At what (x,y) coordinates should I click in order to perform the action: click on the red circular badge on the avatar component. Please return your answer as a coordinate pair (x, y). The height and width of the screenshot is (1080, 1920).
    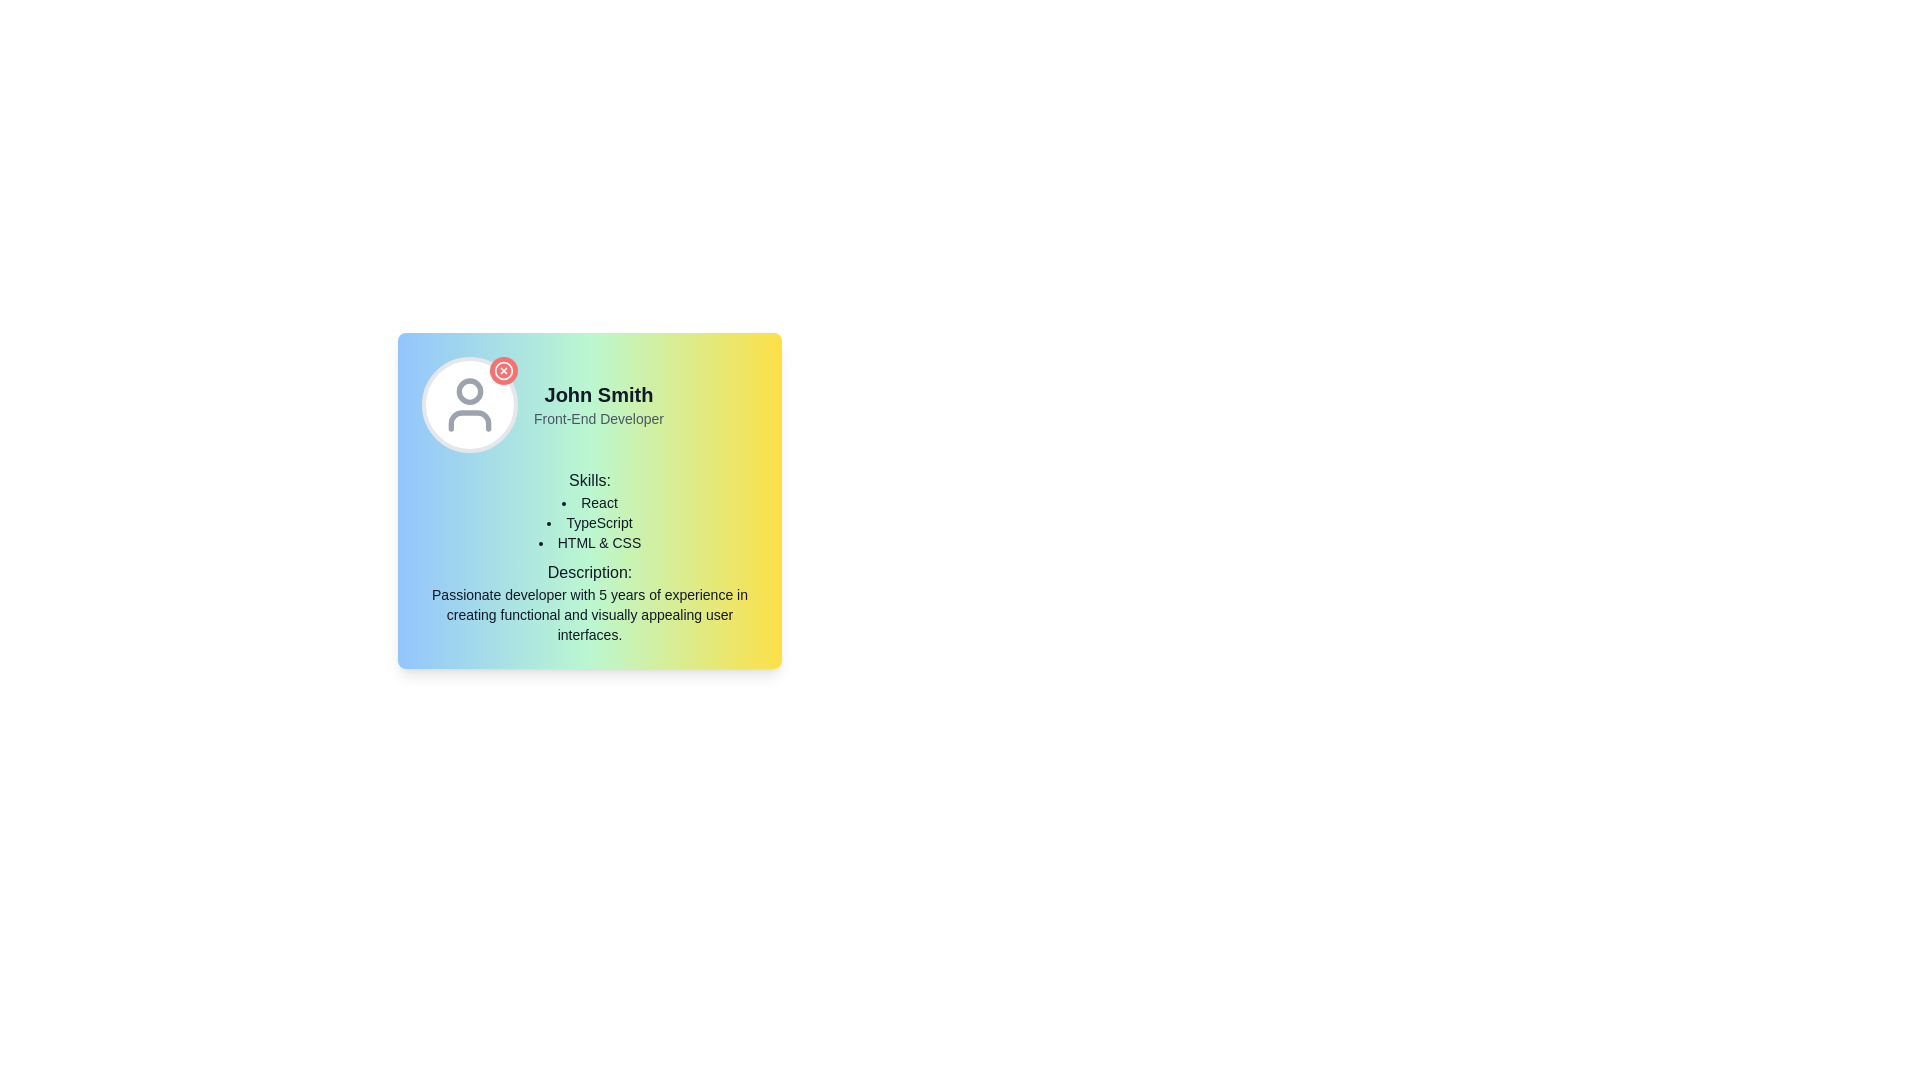
    Looking at the image, I should click on (469, 405).